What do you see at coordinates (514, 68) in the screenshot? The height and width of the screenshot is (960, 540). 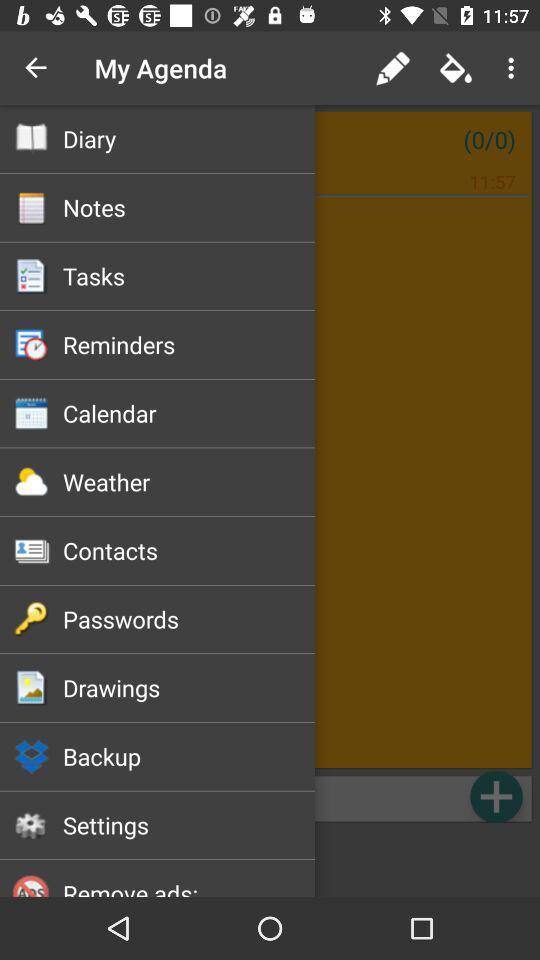 I see `the option button on the top right hand corner` at bounding box center [514, 68].